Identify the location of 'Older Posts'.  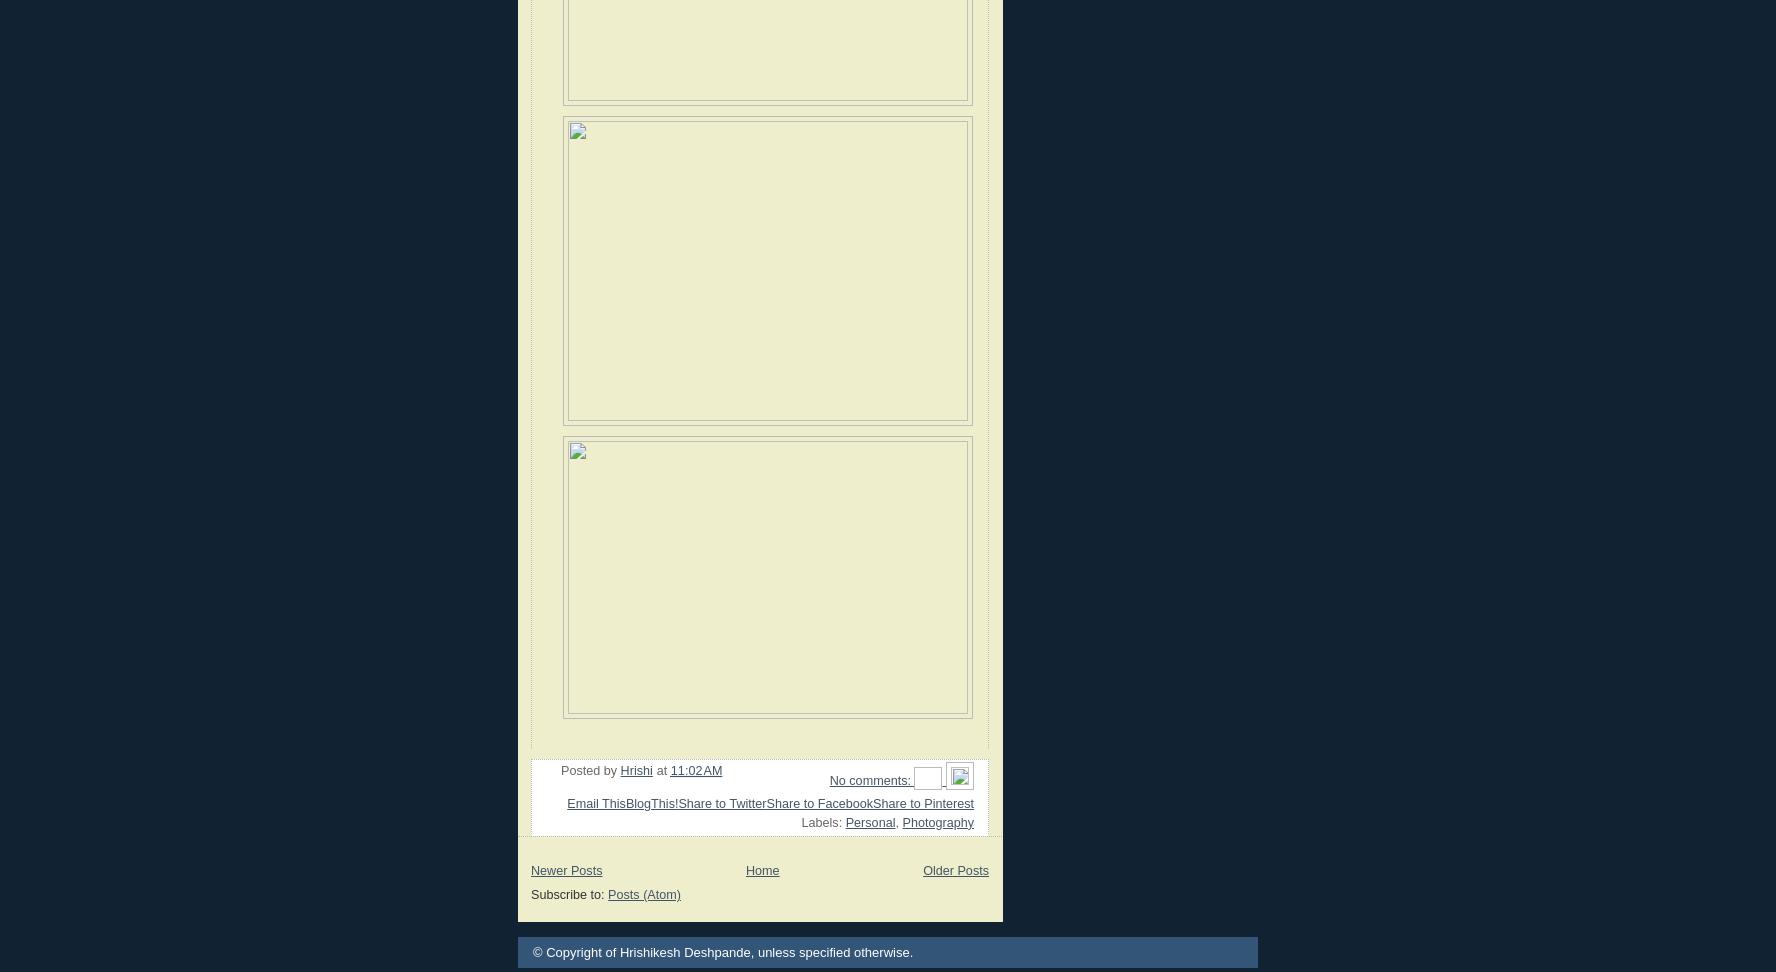
(955, 870).